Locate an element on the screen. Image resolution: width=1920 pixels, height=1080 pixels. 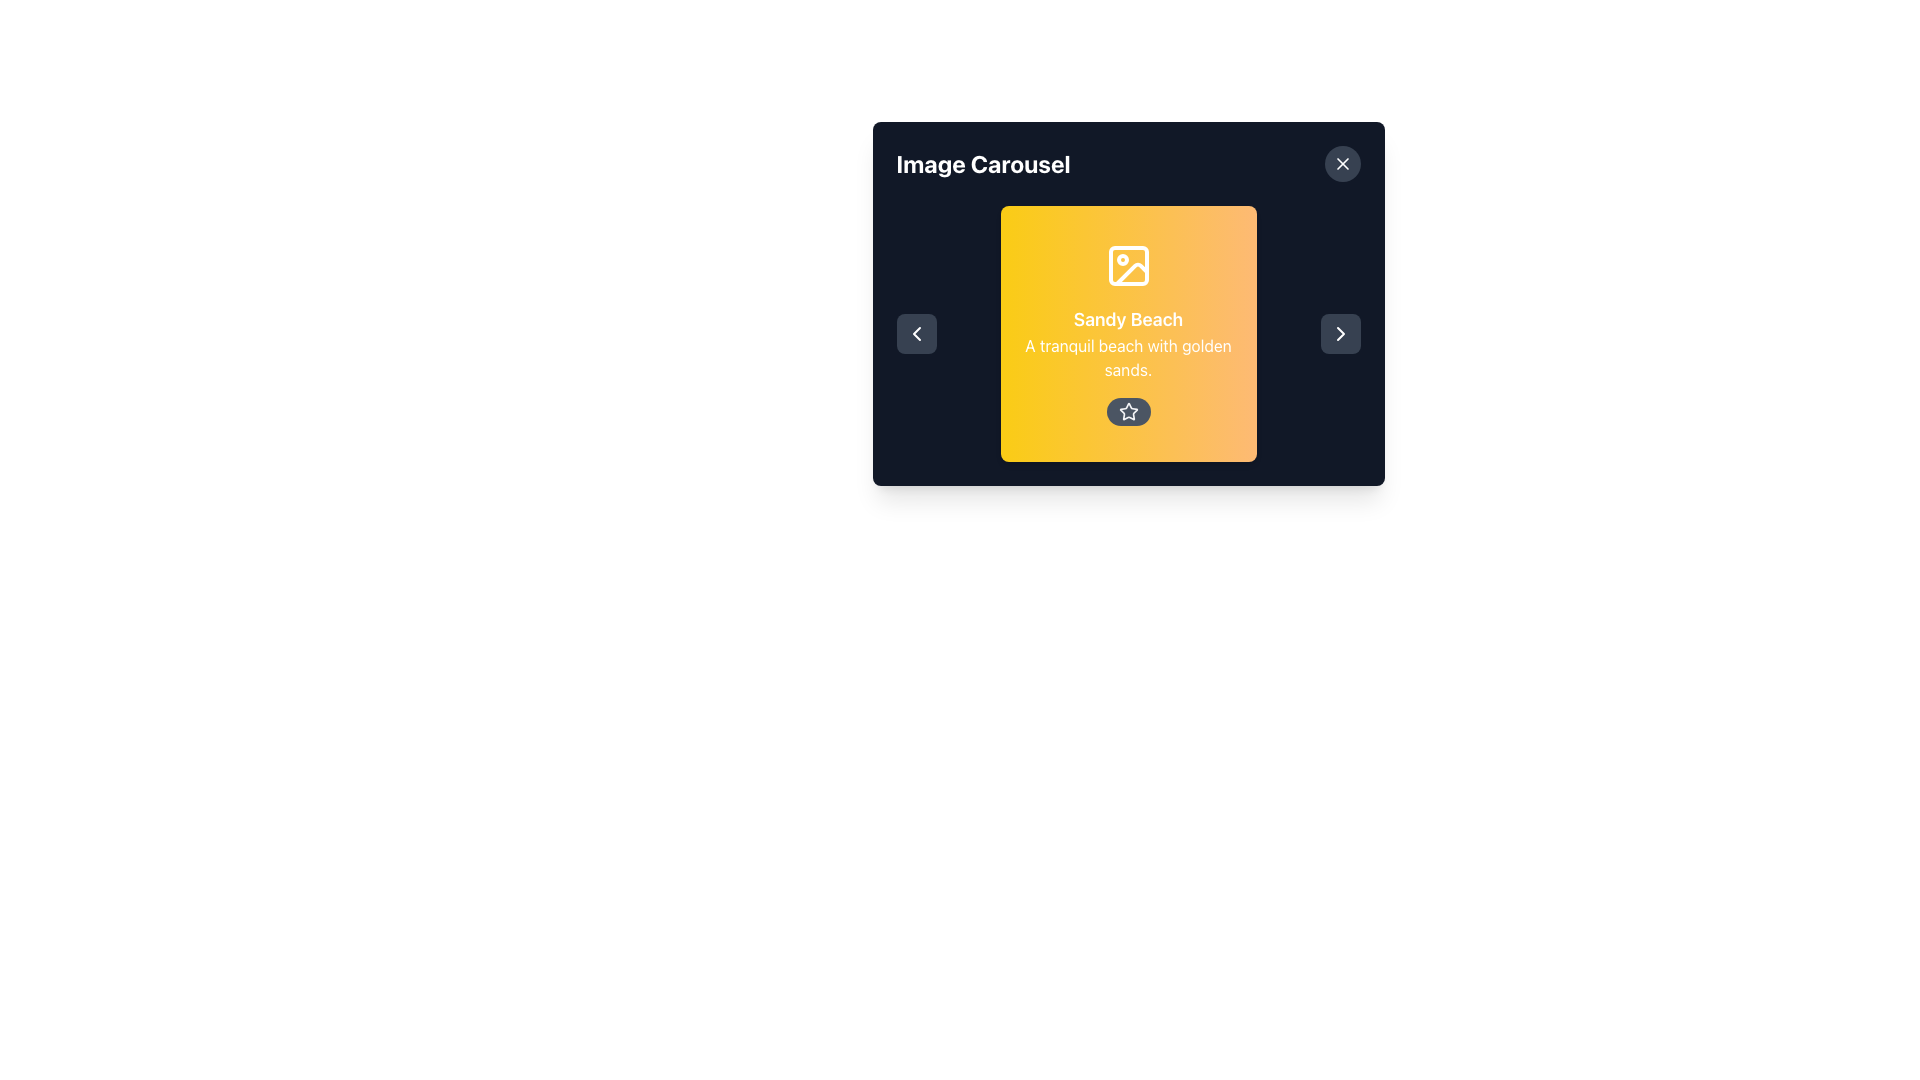
the small rectangular shape with rounded corners located within the graphical icon that depicts an image placeholder for 'Sandy Beach.' is located at coordinates (1128, 265).